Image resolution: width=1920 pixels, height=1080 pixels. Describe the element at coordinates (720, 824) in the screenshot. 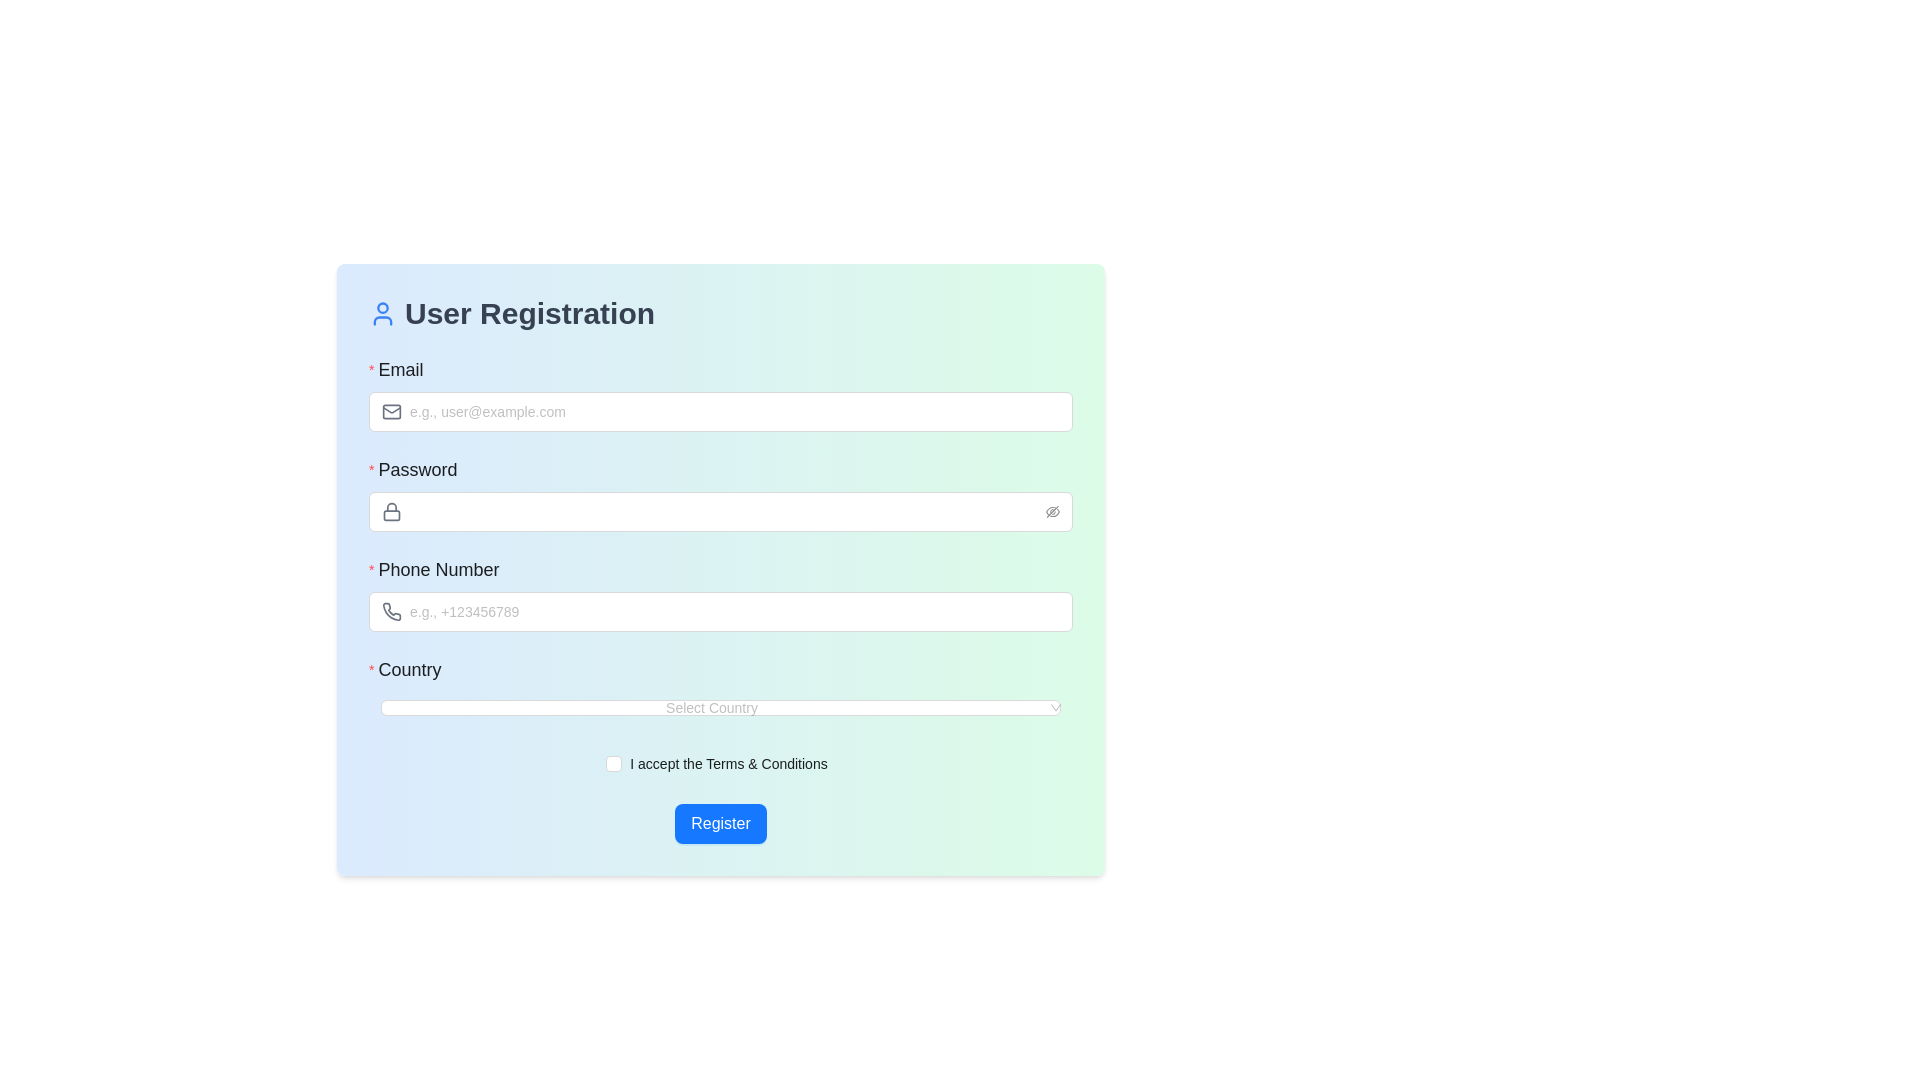

I see `label text of the button labeled 'Register' located at the bottom center of the user registration form` at that location.